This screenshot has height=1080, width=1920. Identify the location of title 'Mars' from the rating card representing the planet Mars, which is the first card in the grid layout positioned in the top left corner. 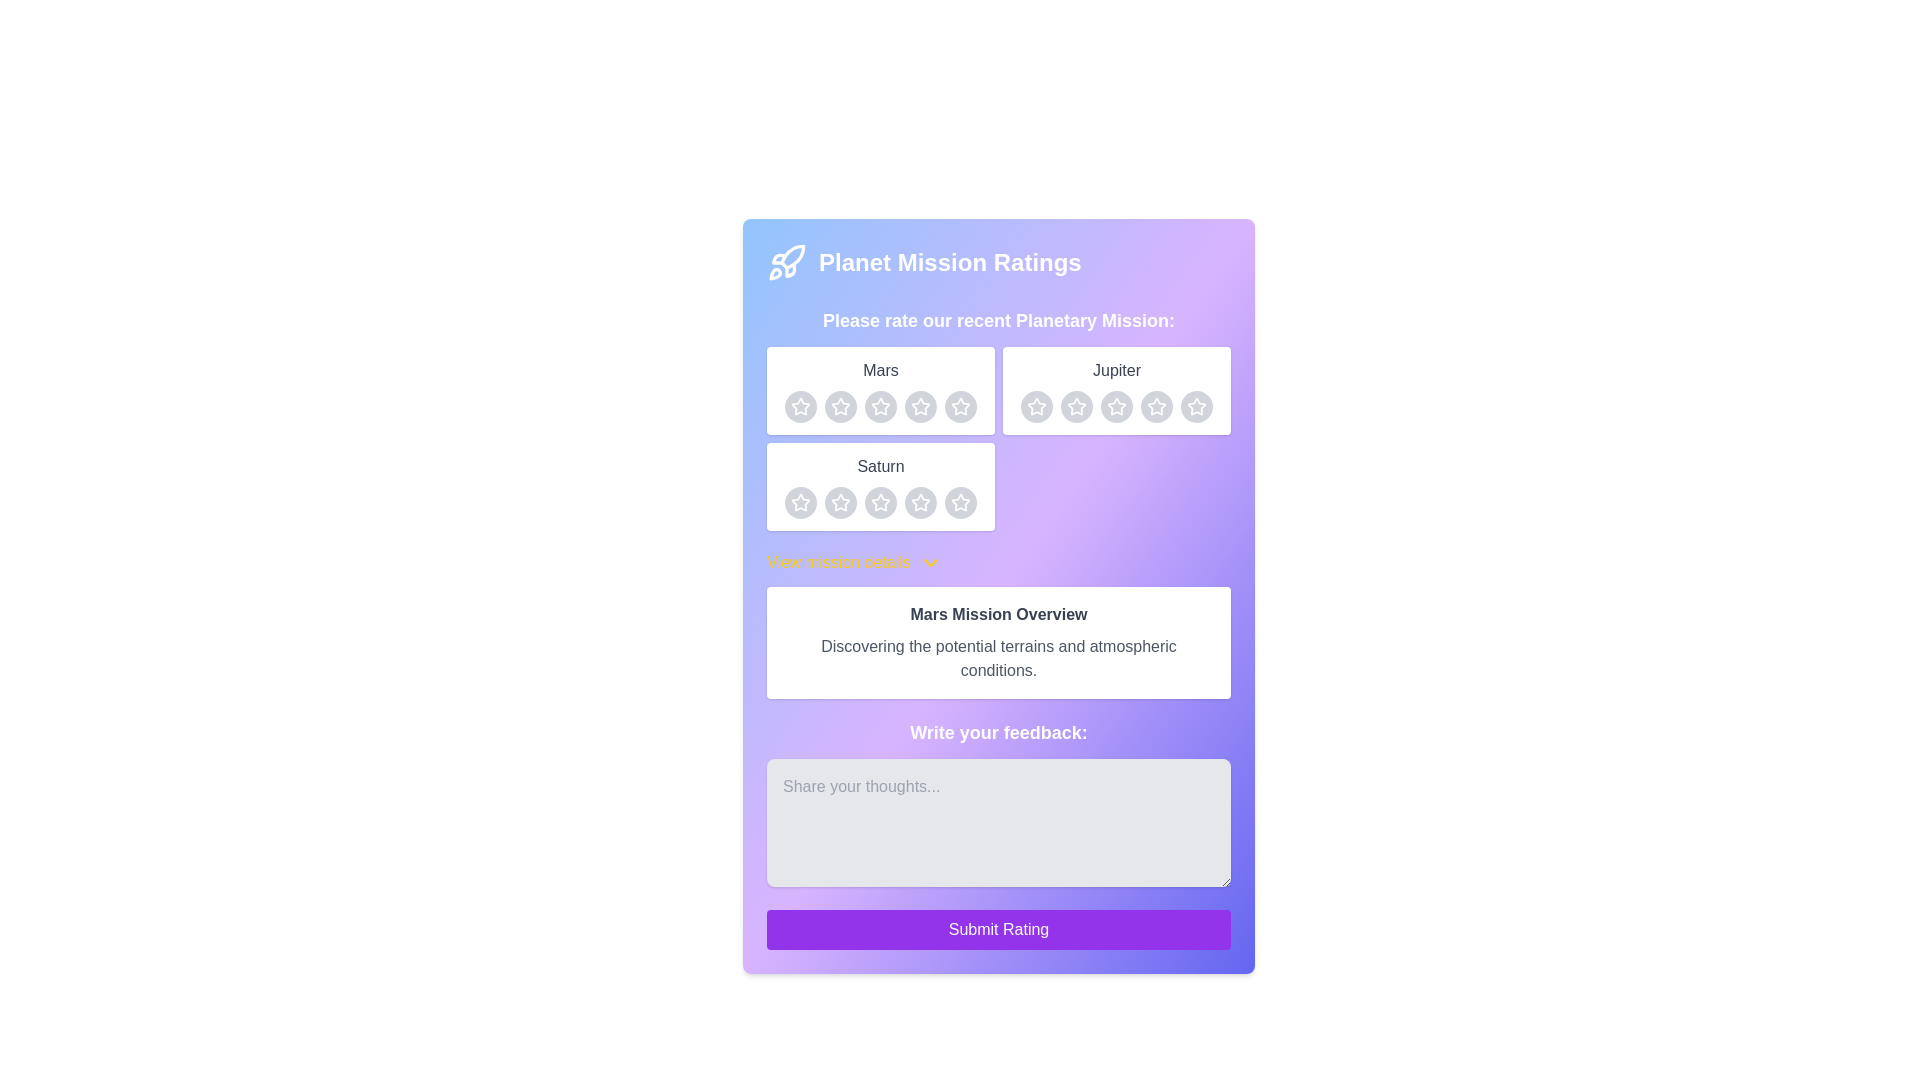
(880, 390).